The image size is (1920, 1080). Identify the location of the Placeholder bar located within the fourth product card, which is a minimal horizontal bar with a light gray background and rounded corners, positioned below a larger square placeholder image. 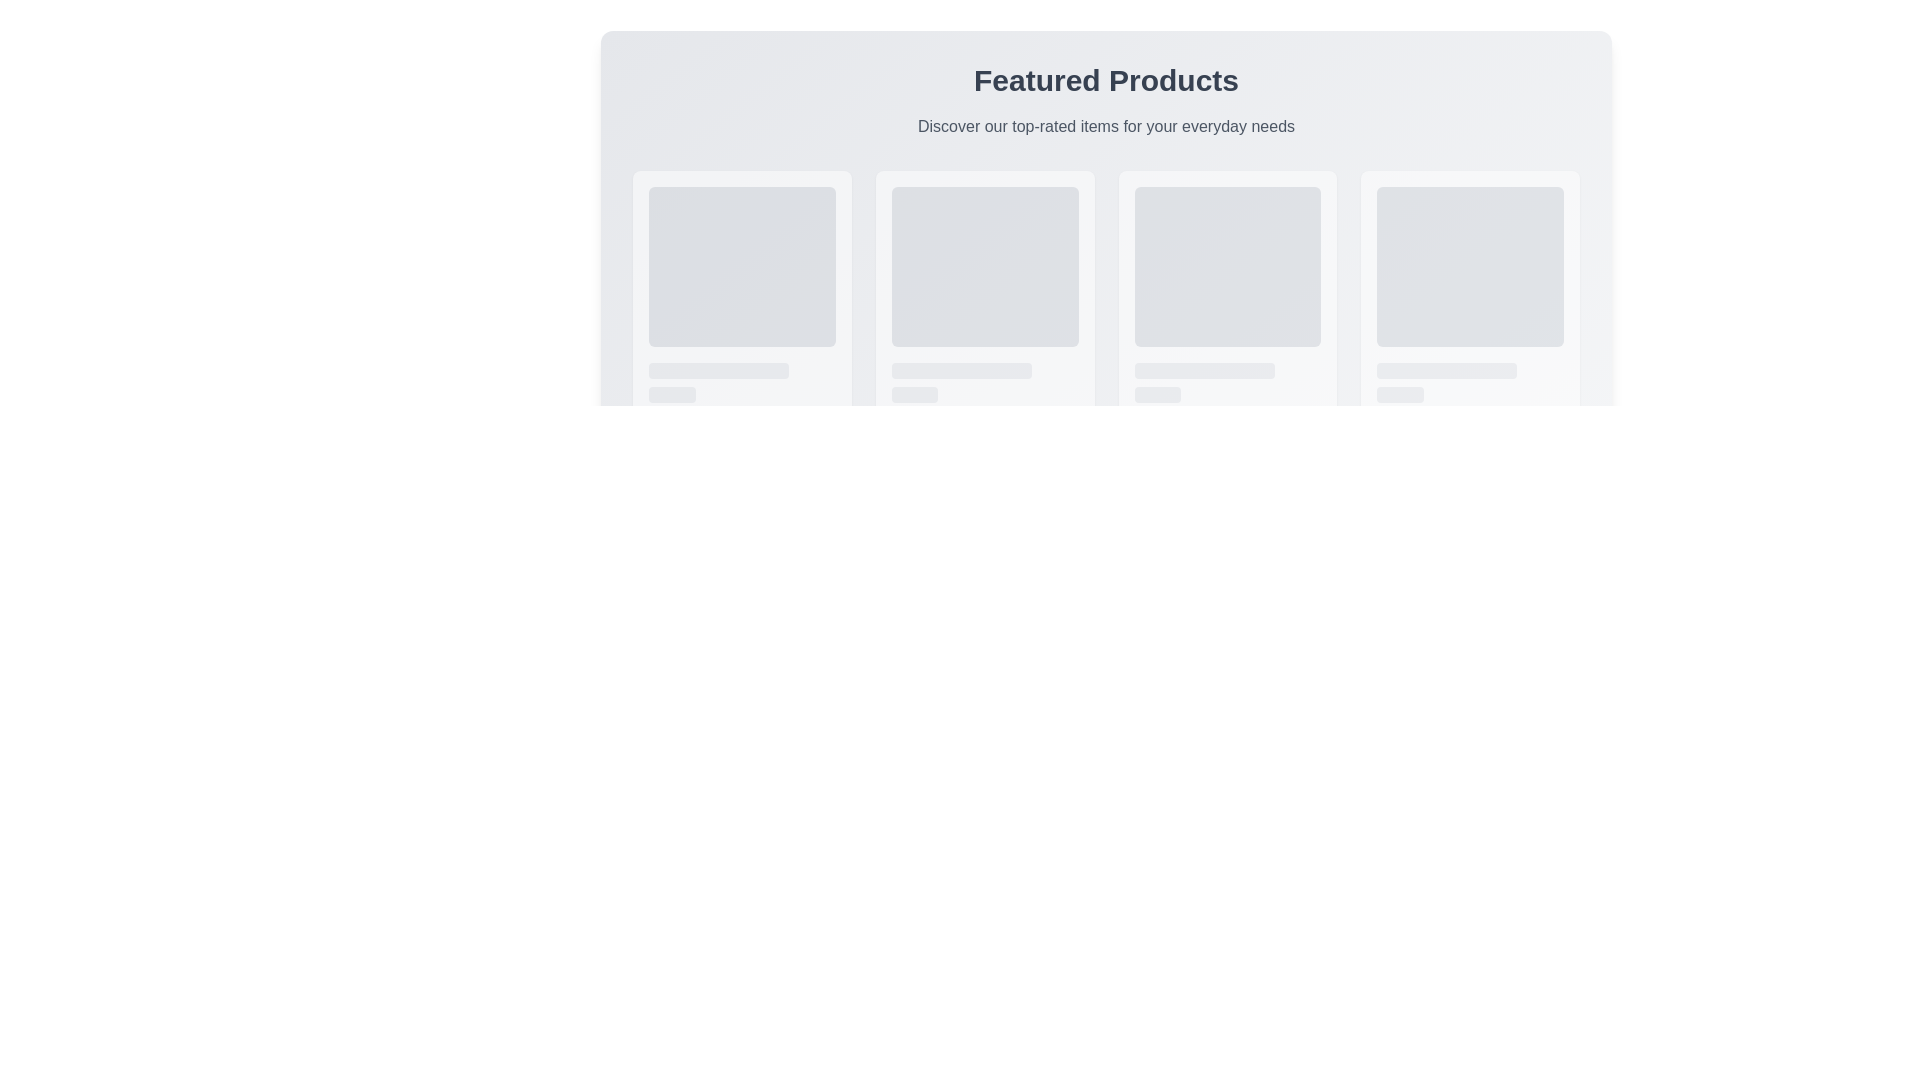
(1447, 370).